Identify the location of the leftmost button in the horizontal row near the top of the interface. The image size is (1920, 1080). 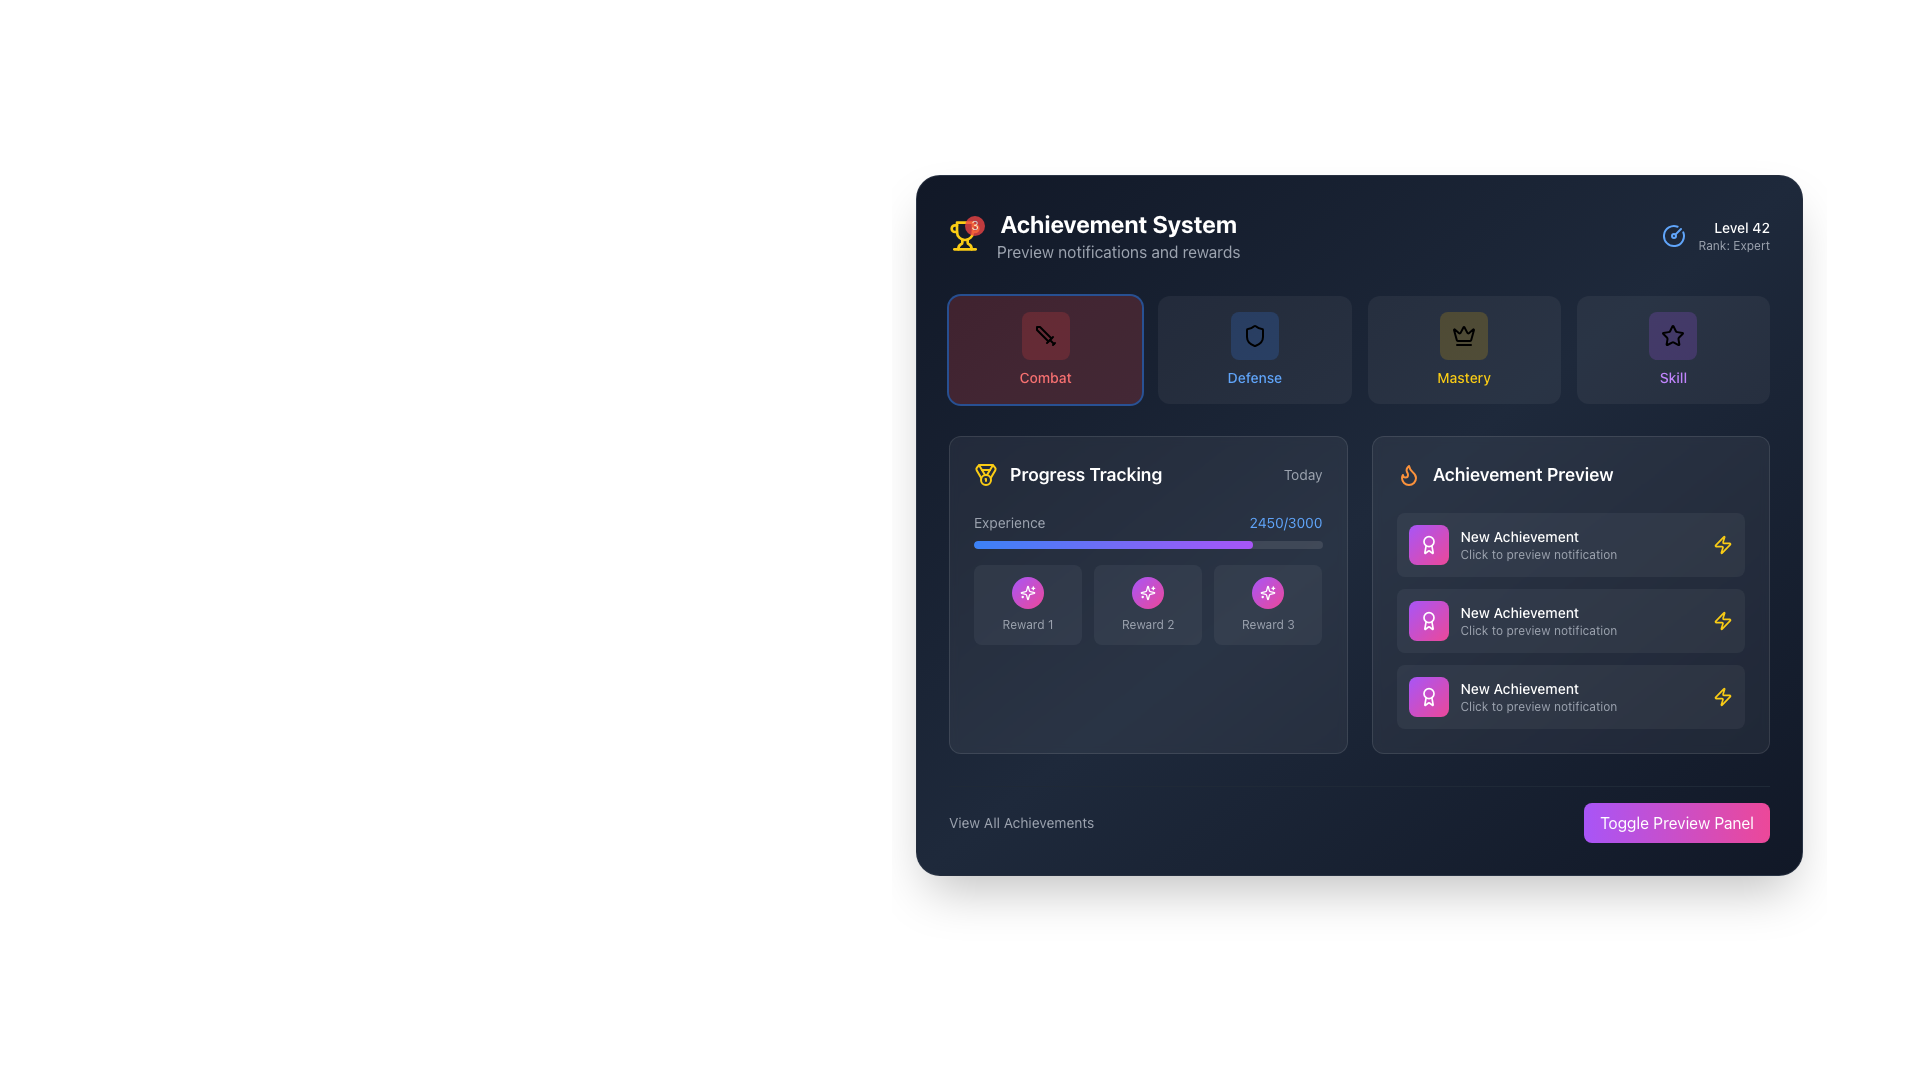
(1044, 349).